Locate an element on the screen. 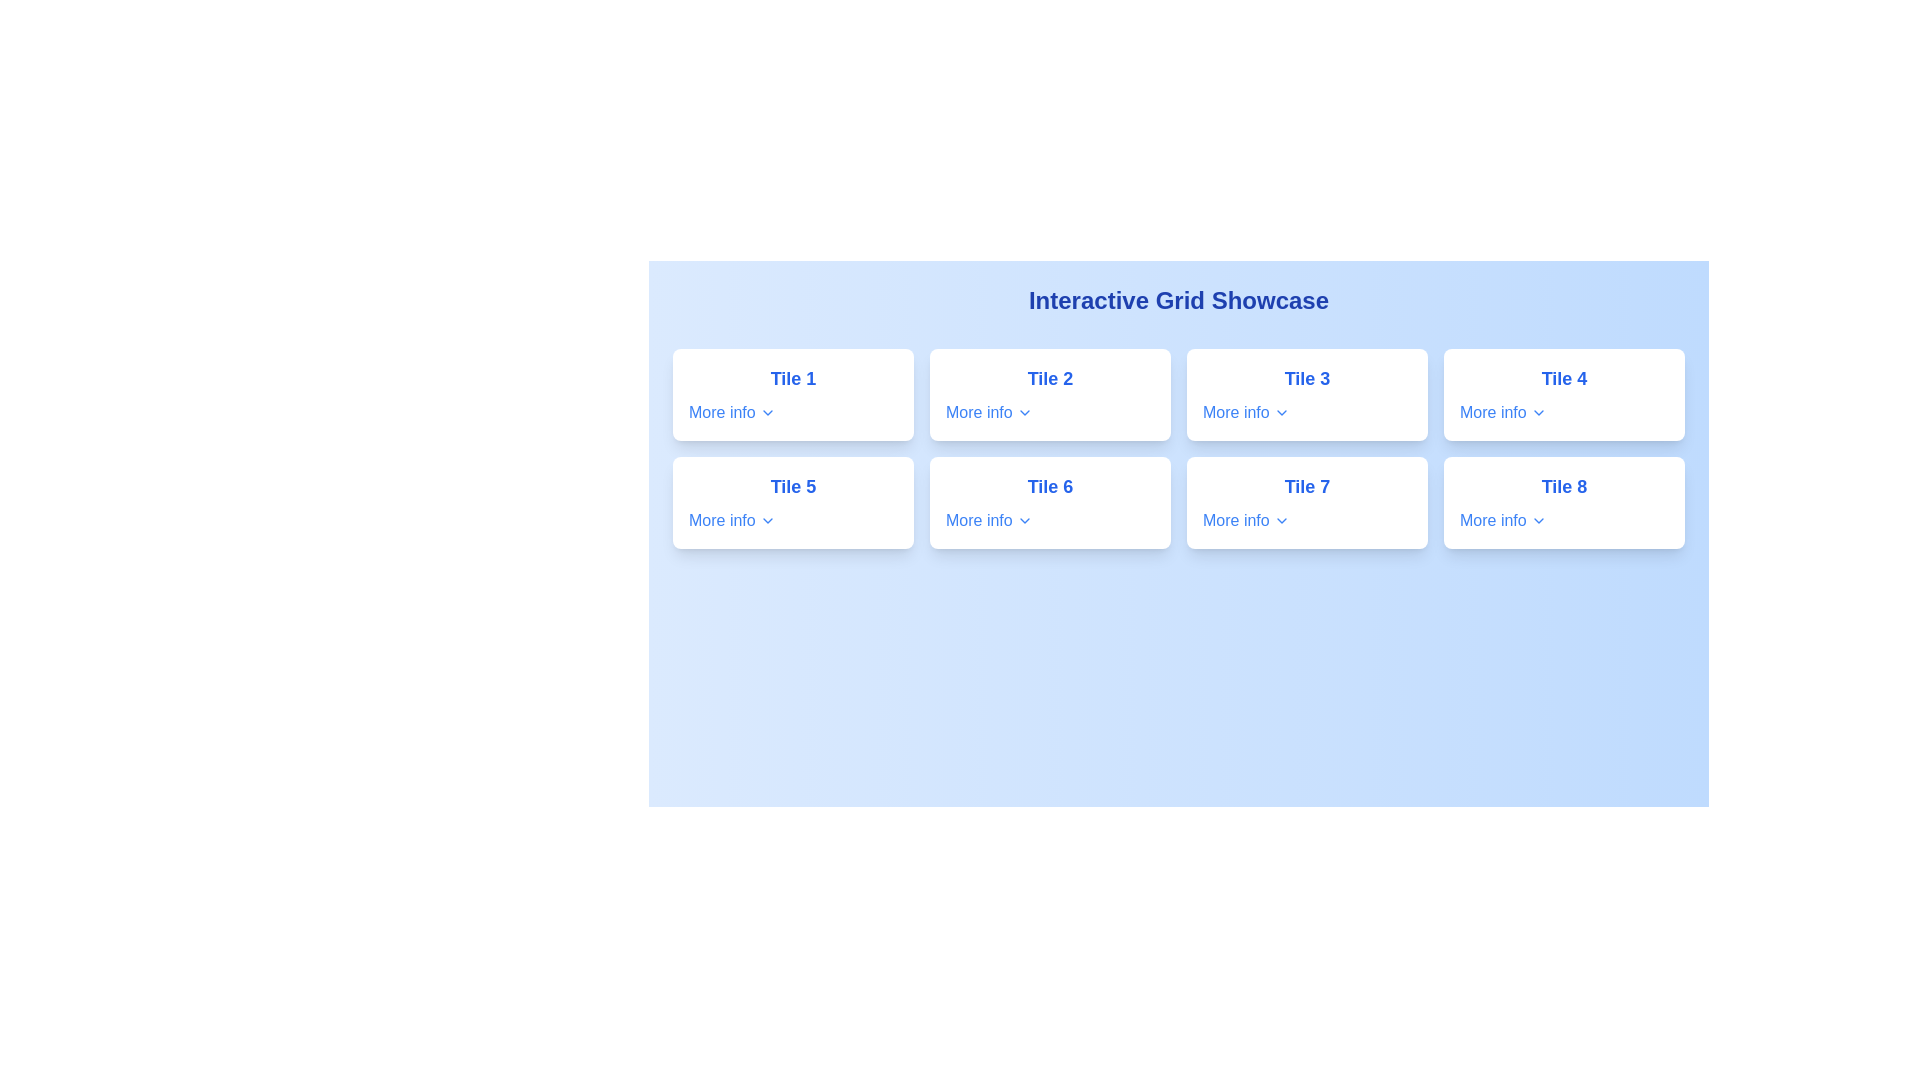  the dropdown indicator icon located on the far right of the fourth row in the grid layout, which is part of the 'More info' link in 'Tile 8' is located at coordinates (1537, 519).